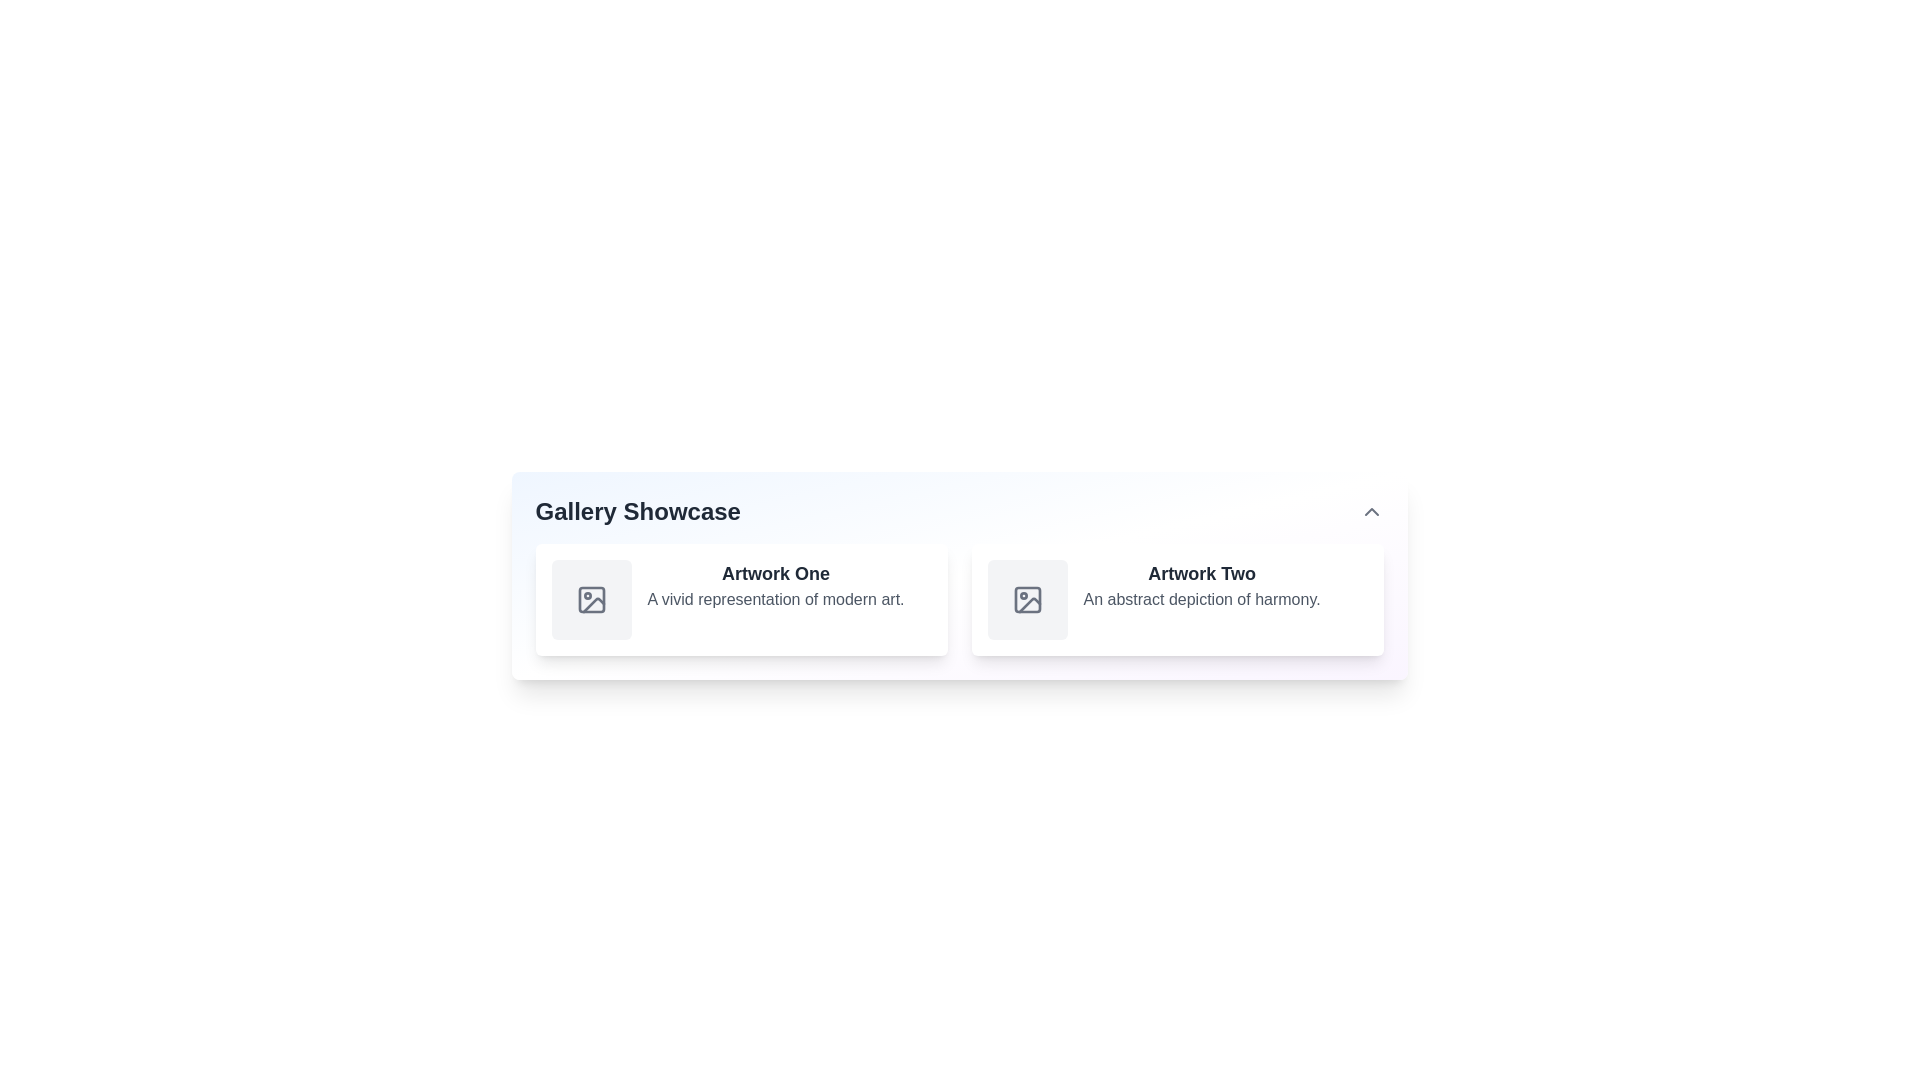  I want to click on the central Grid layout containing gallery items, so click(958, 599).